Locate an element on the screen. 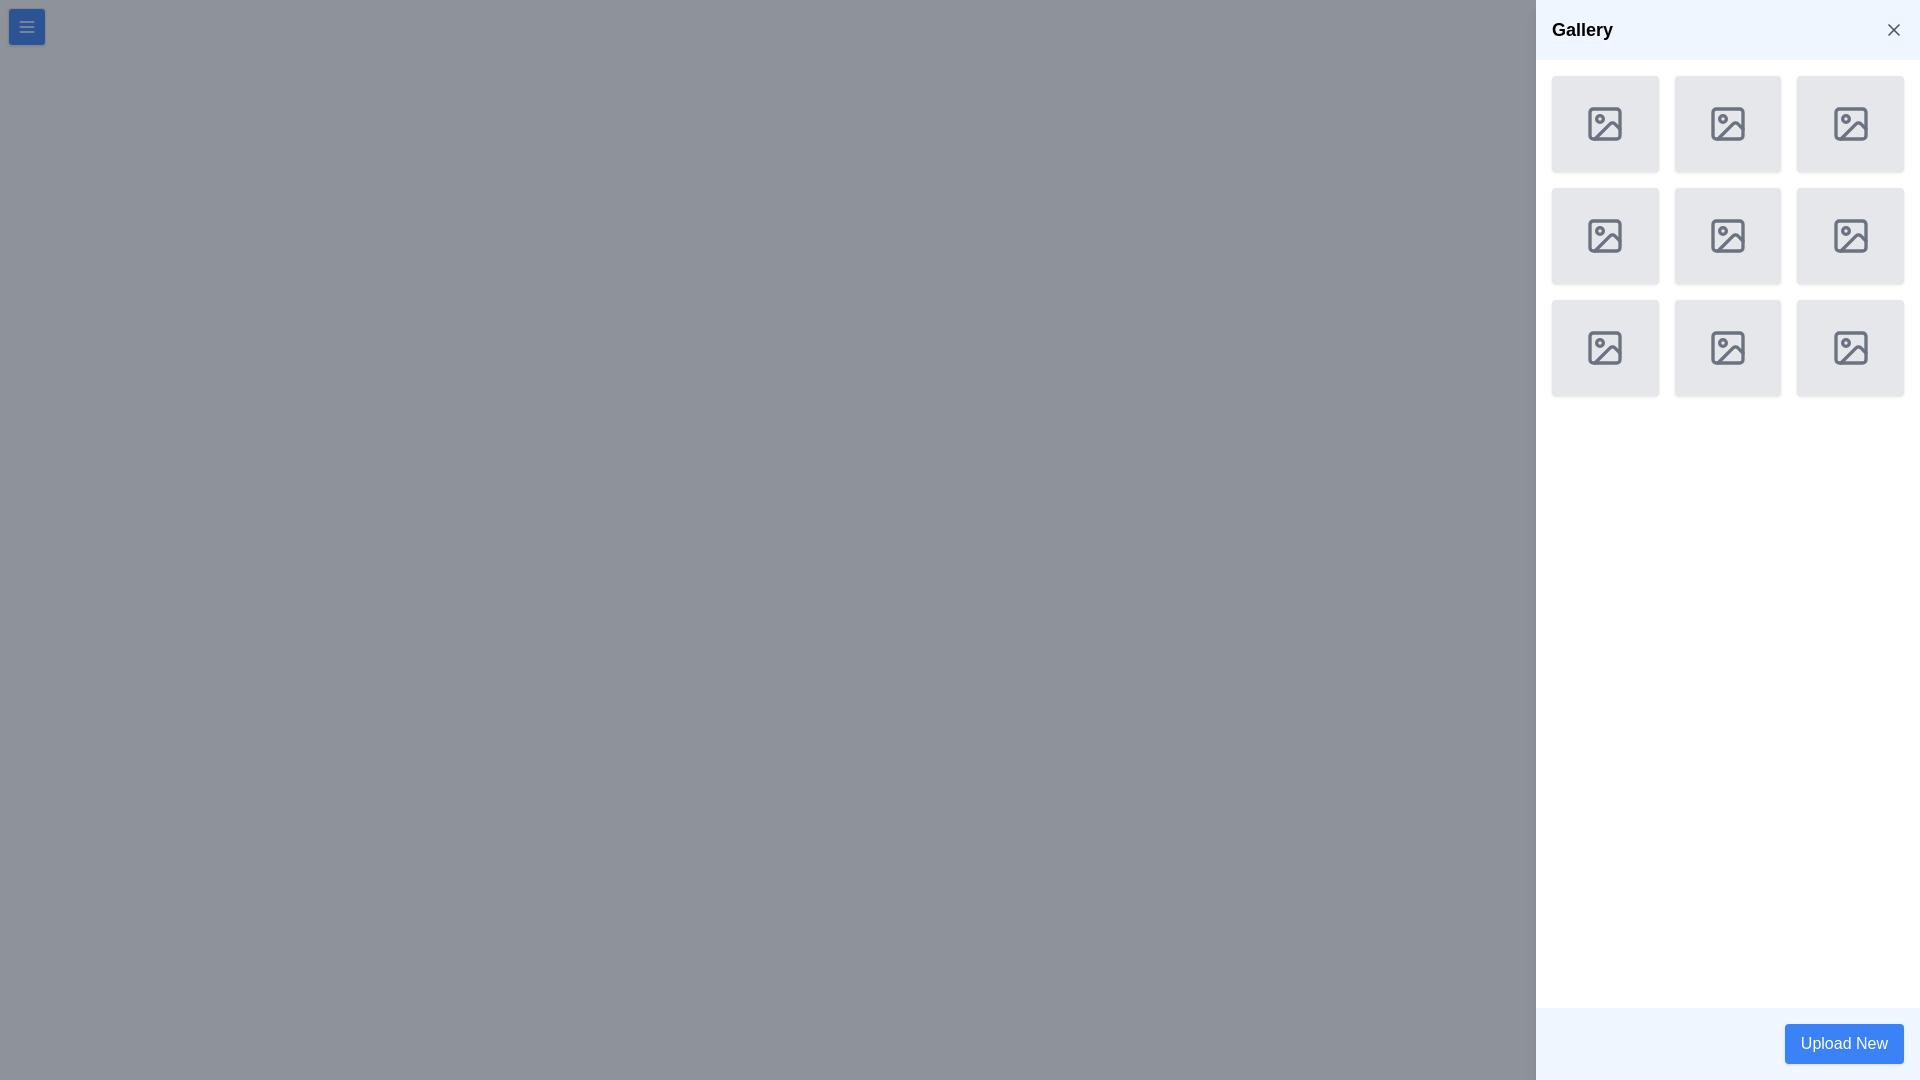 Image resolution: width=1920 pixels, height=1080 pixels. the decorative visual component representing the outer shape of an image or thumbnail in the lower-right corner of the gallery interface is located at coordinates (1849, 234).